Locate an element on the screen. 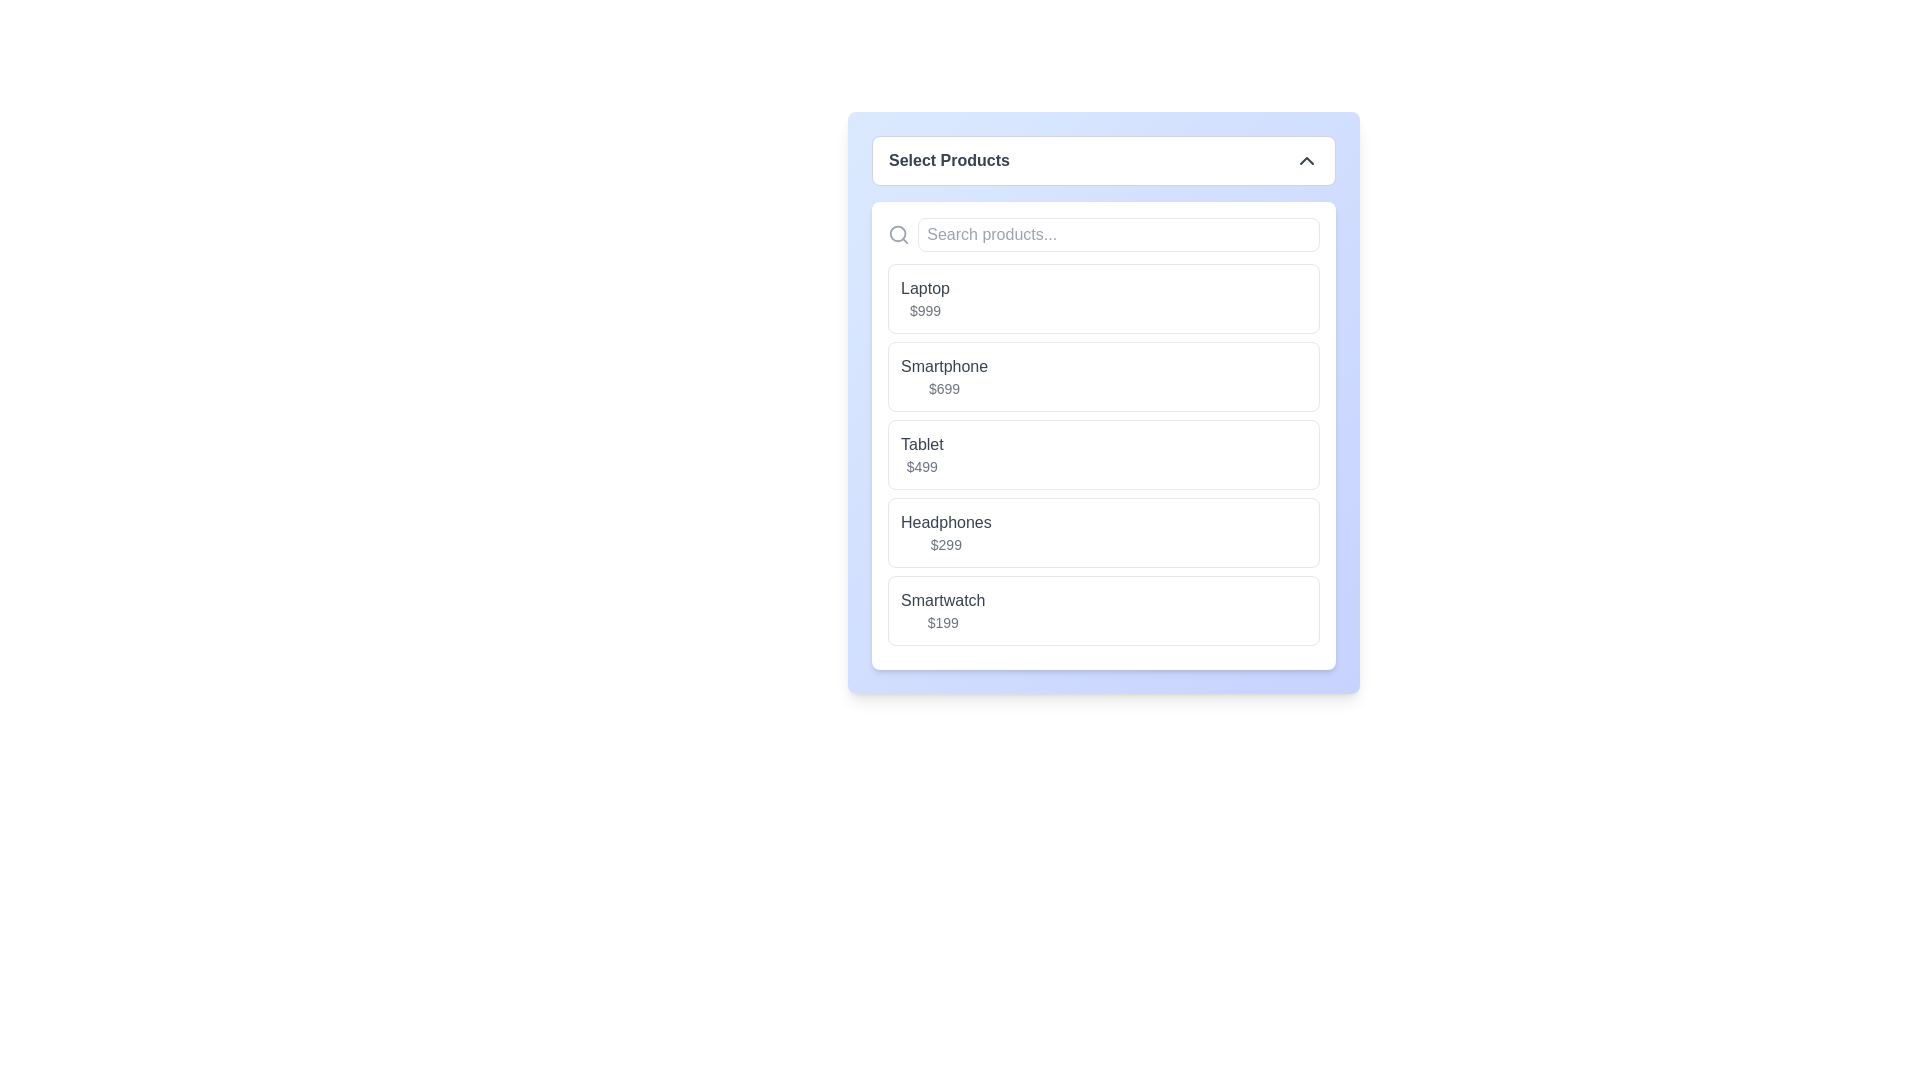 Image resolution: width=1920 pixels, height=1080 pixels. the Text Label that serves as the title for the dropdown menu, located at the top left of the blue-bordered interface is located at coordinates (948, 160).